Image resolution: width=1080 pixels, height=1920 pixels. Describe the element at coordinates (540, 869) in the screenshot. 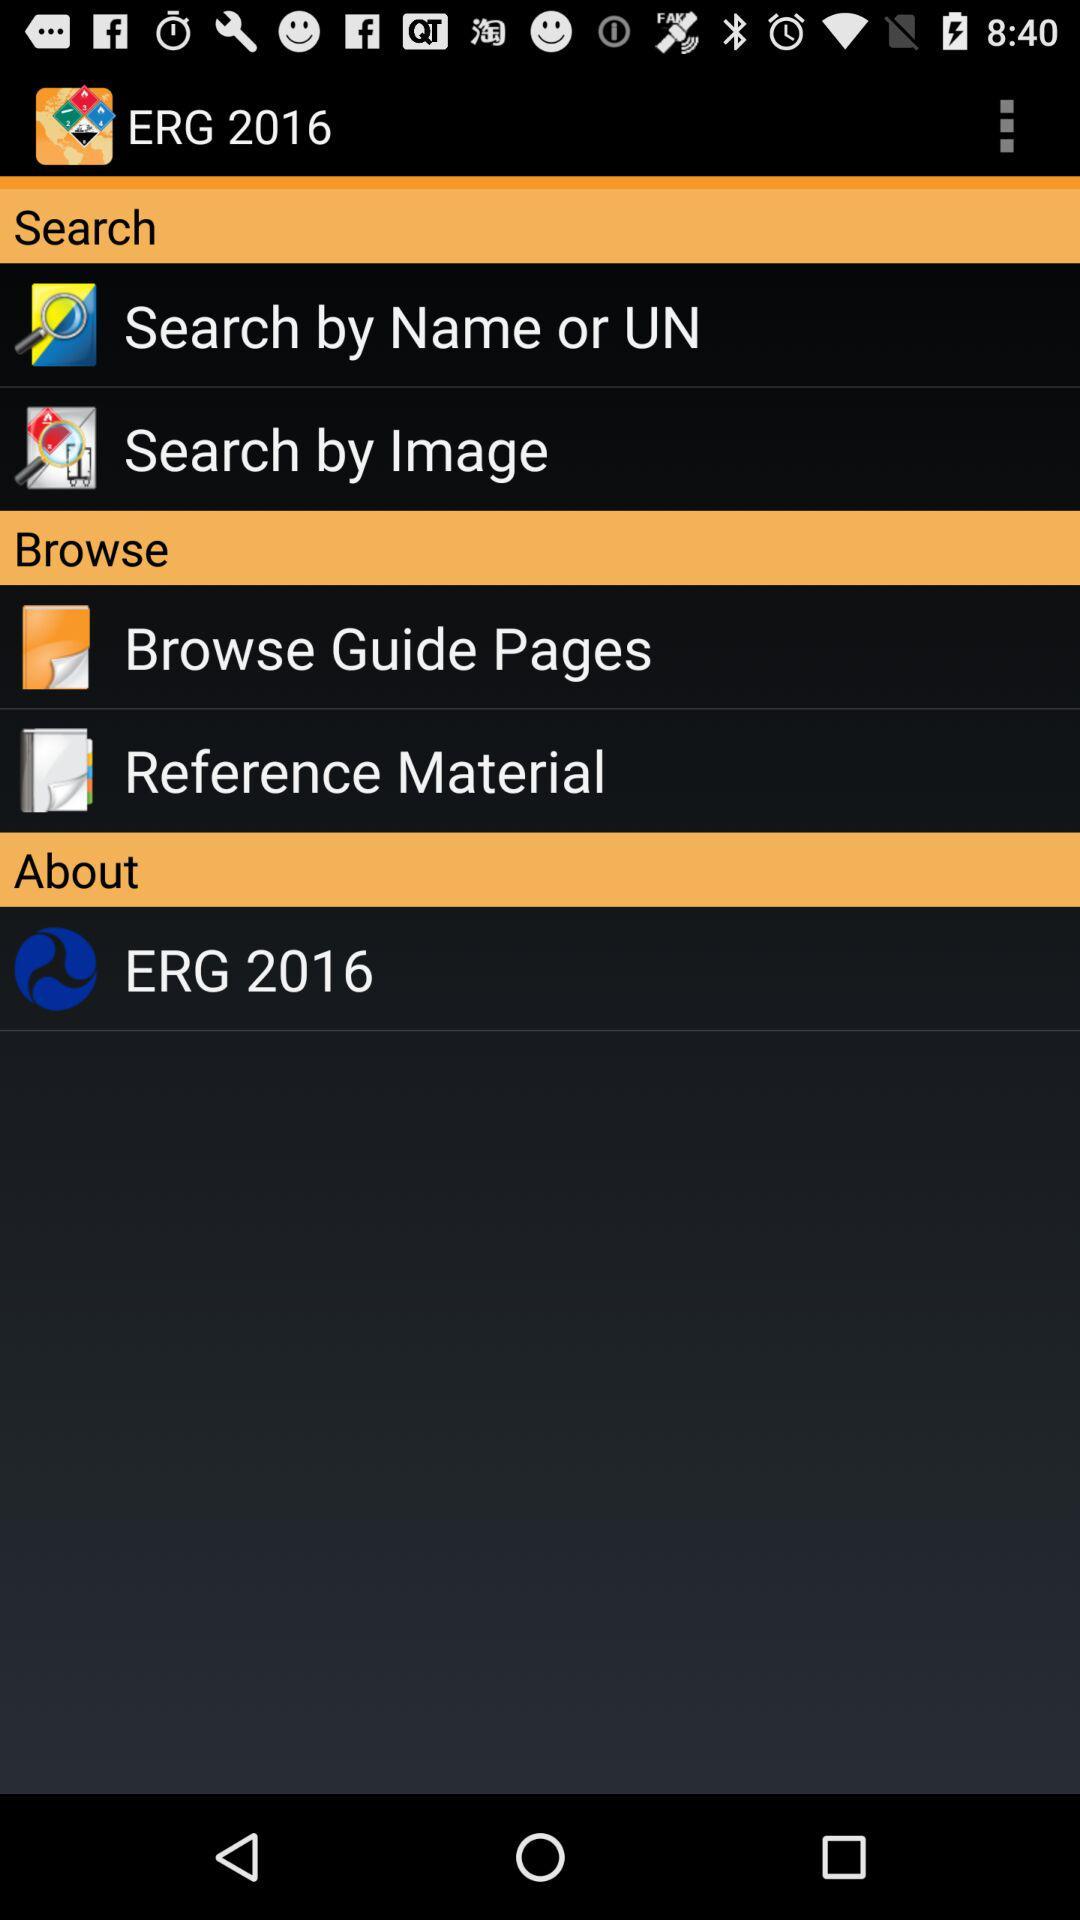

I see `about item` at that location.